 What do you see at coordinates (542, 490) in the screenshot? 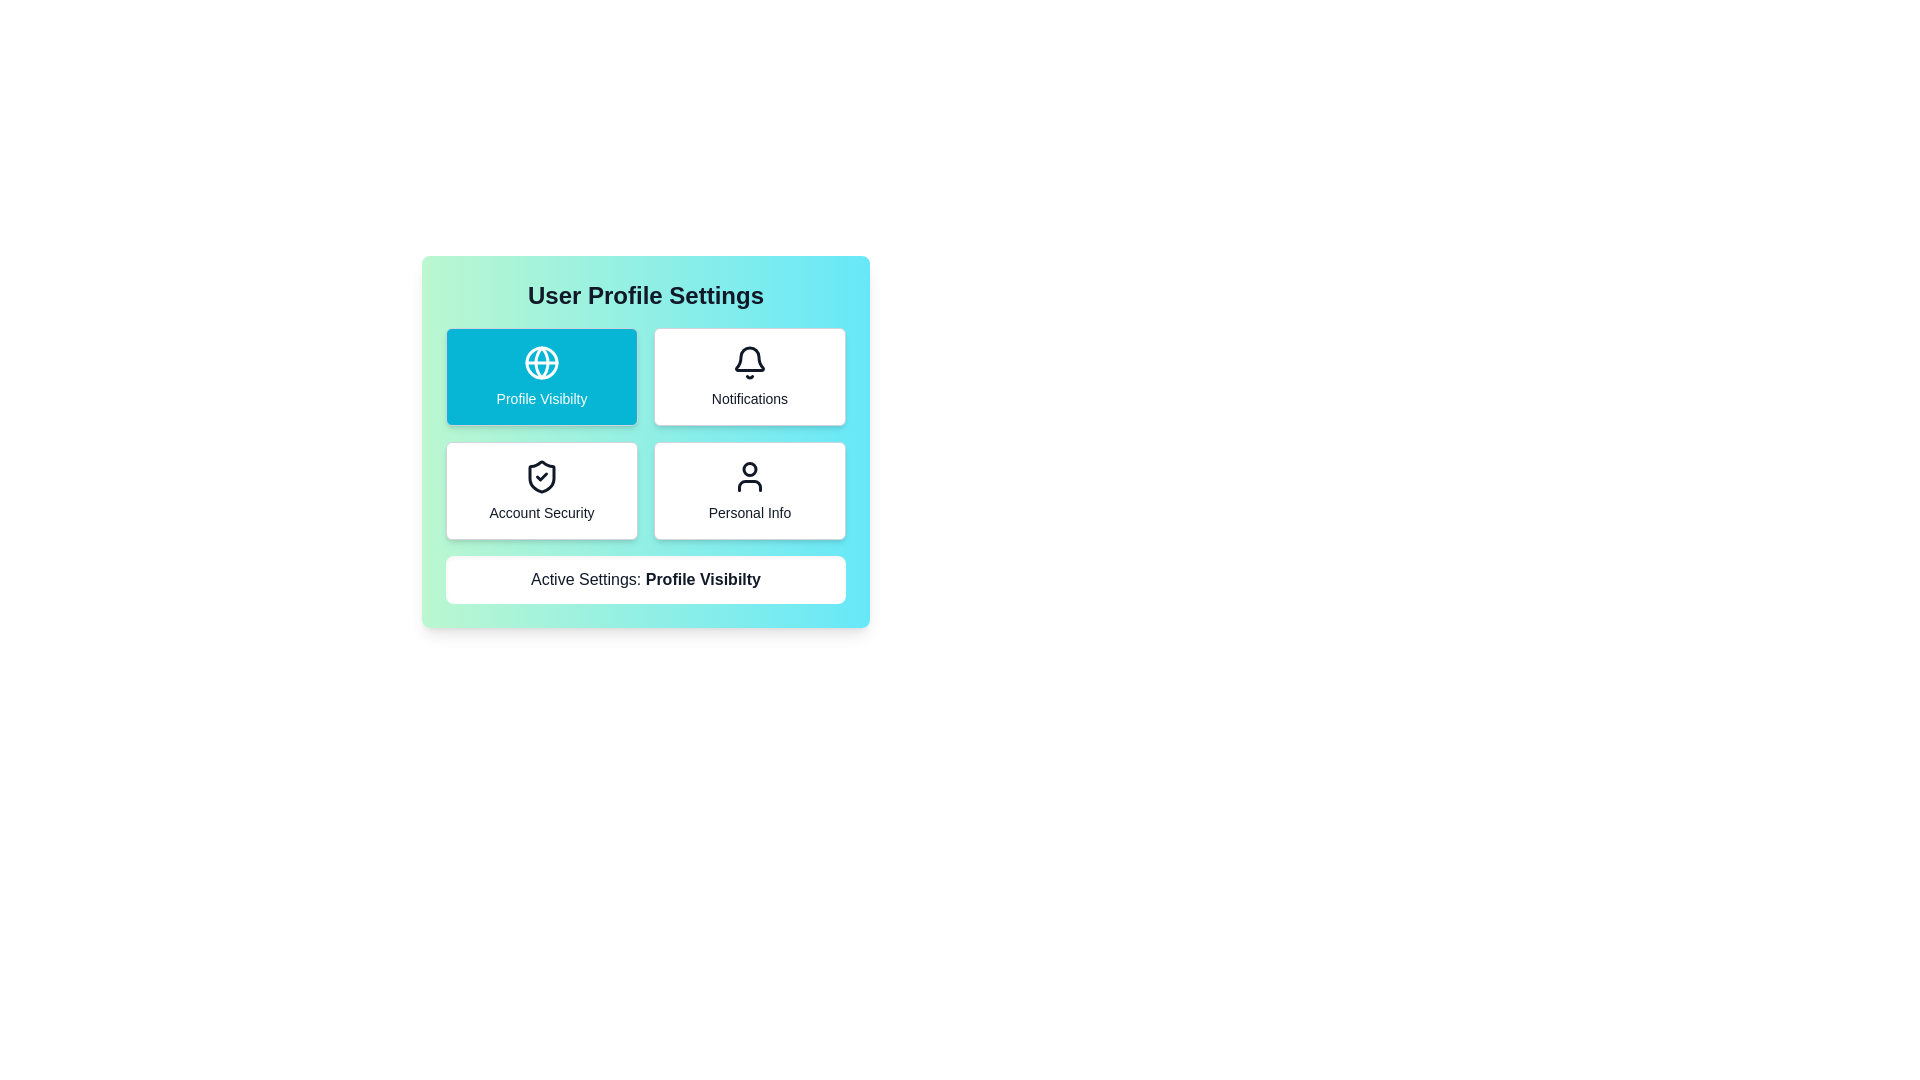
I see `the button corresponding to Account Security` at bounding box center [542, 490].